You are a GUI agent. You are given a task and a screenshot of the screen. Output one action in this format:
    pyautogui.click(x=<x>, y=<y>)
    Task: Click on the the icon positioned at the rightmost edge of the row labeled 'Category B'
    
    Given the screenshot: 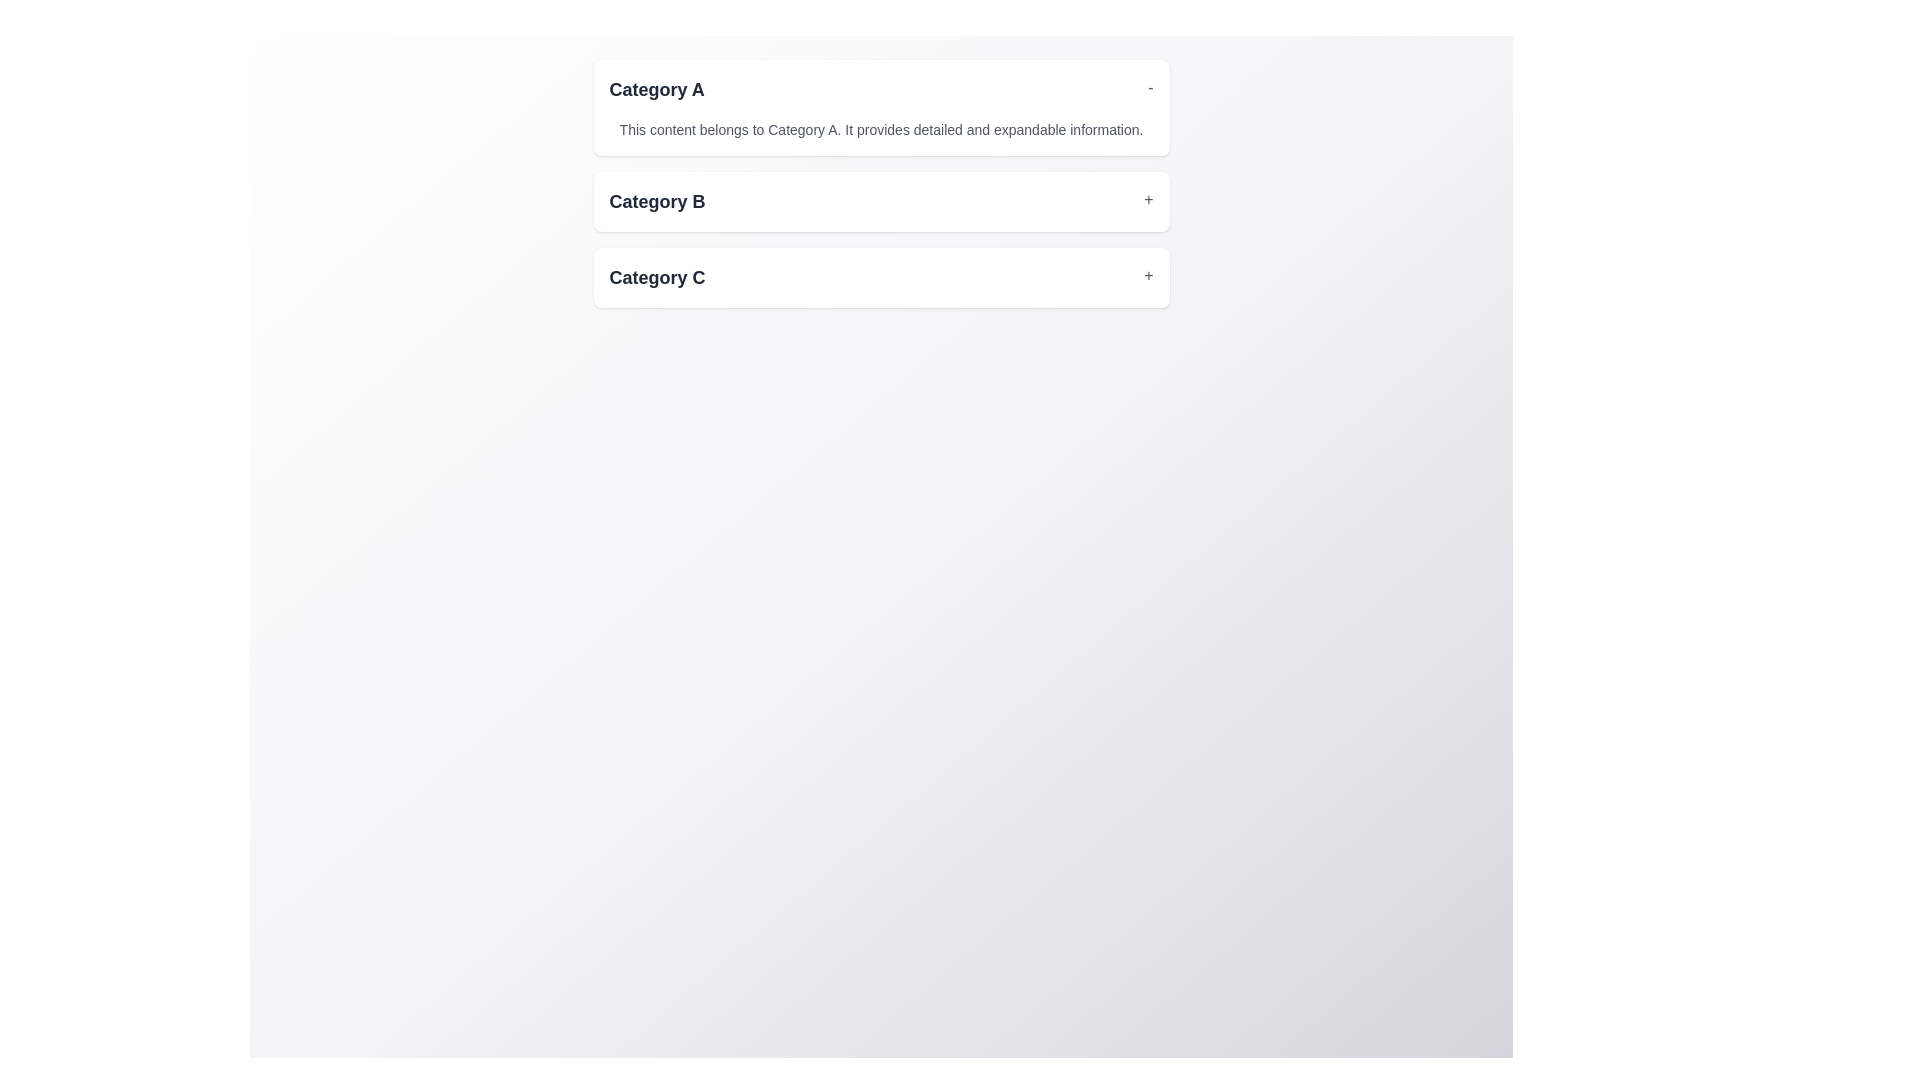 What is the action you would take?
    pyautogui.click(x=1148, y=201)
    